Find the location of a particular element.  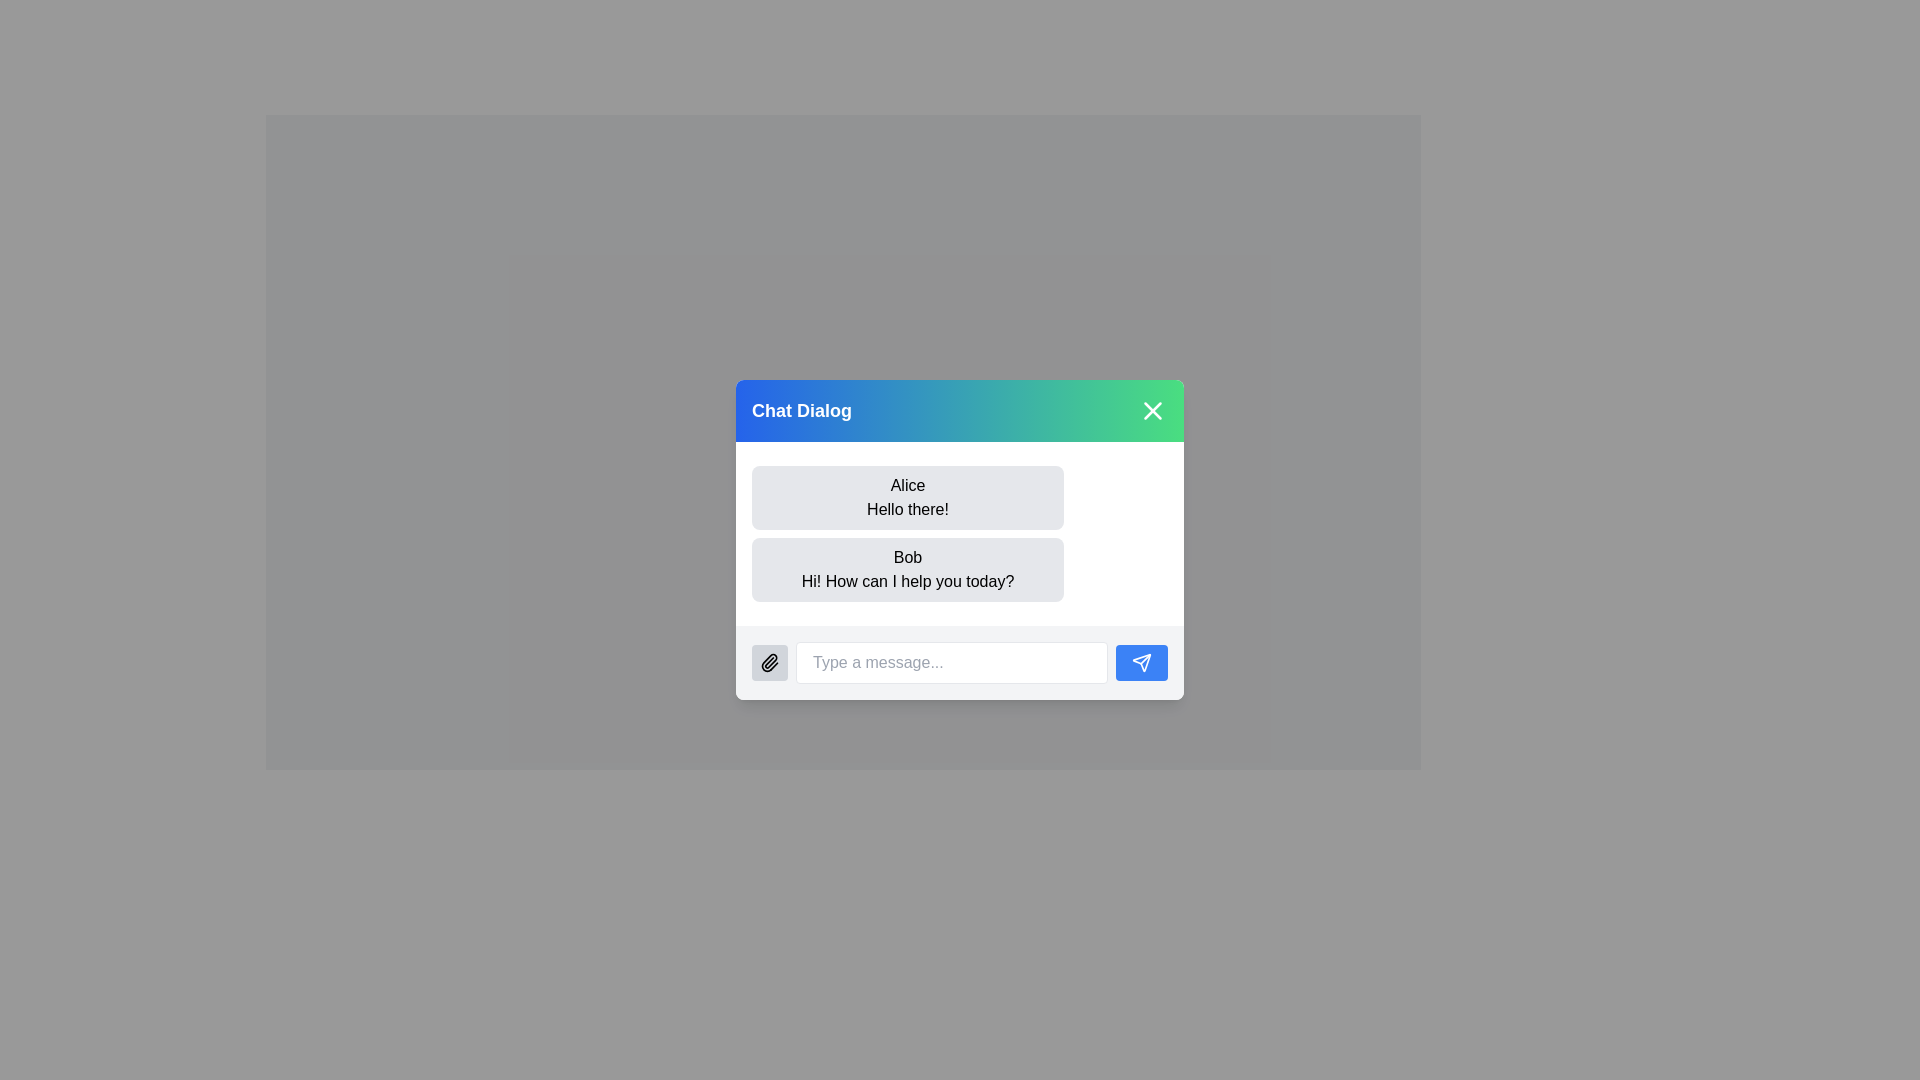

the close button (styled with an 'X' icon on a green background) located in the top-right corner of the header next to 'Chat Dialog' is located at coordinates (1152, 410).